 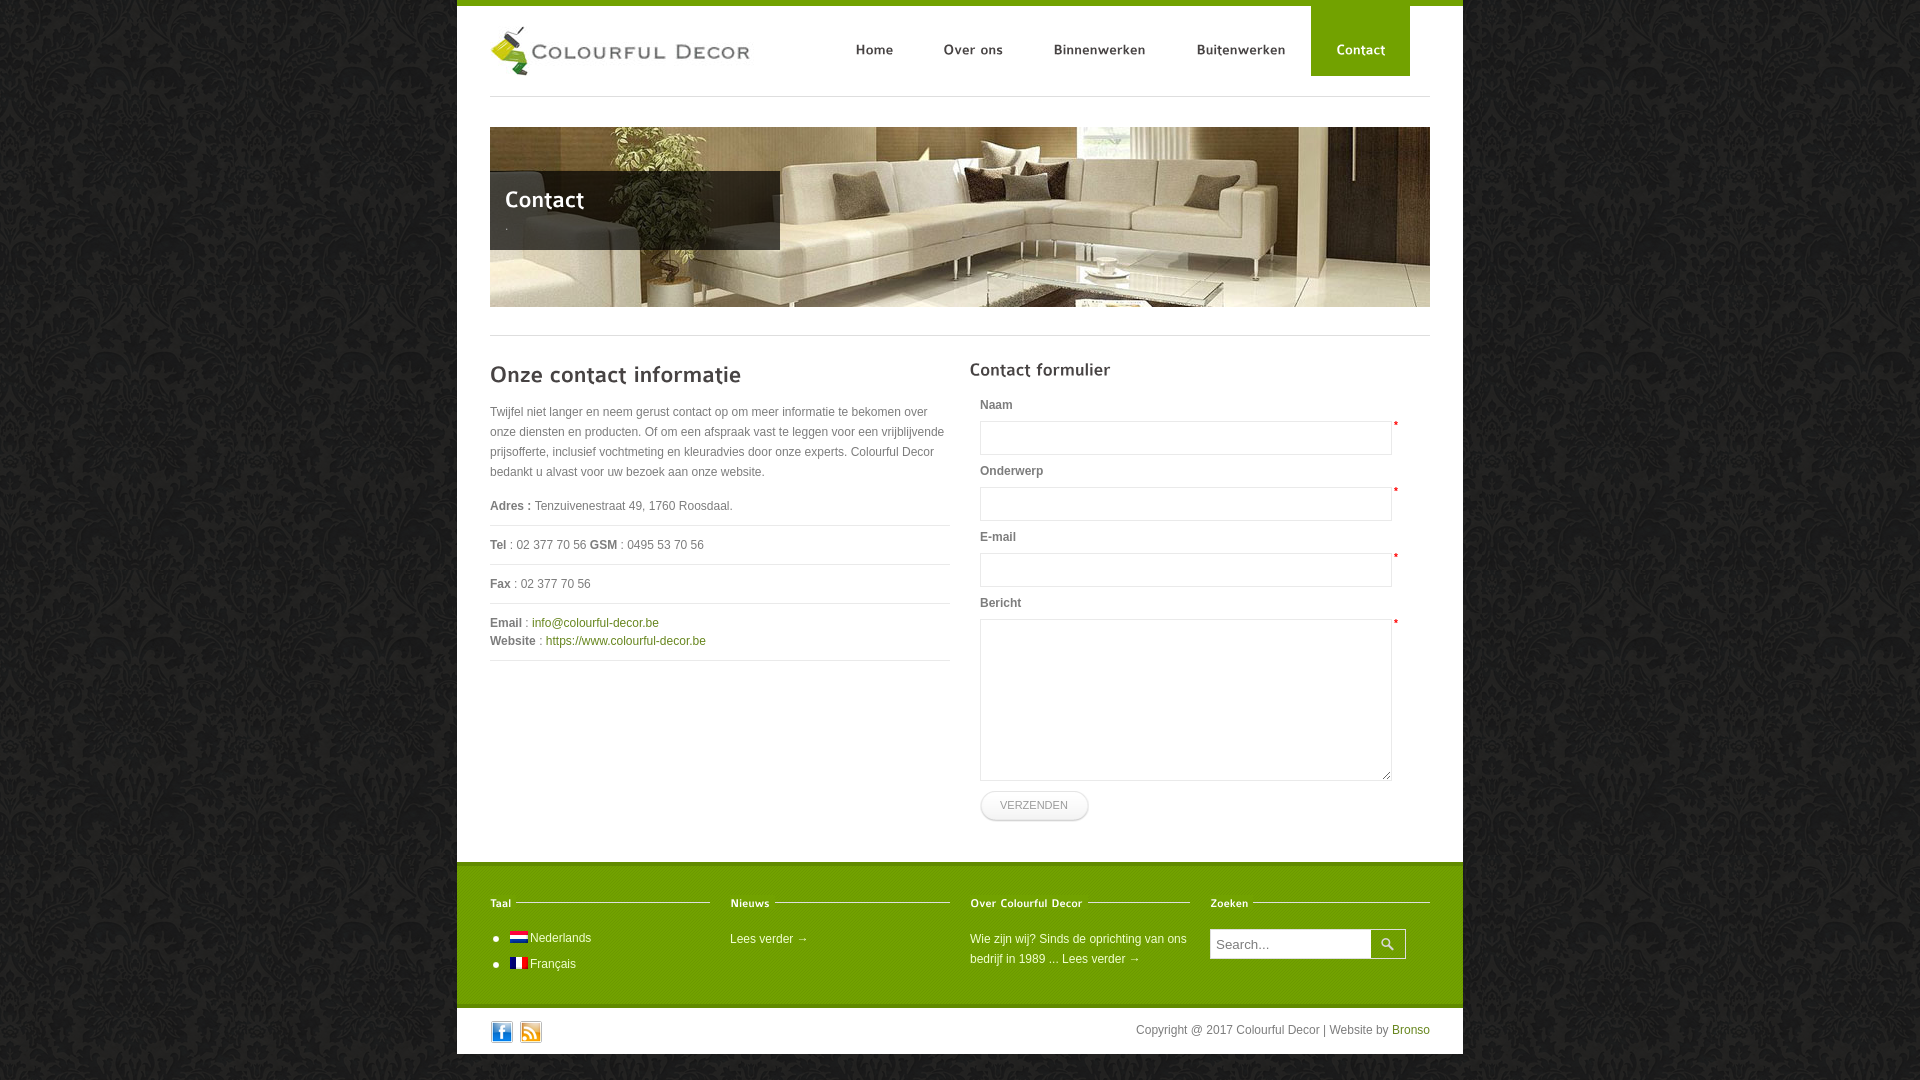 What do you see at coordinates (594, 622) in the screenshot?
I see `'info@colourful-decor.be'` at bounding box center [594, 622].